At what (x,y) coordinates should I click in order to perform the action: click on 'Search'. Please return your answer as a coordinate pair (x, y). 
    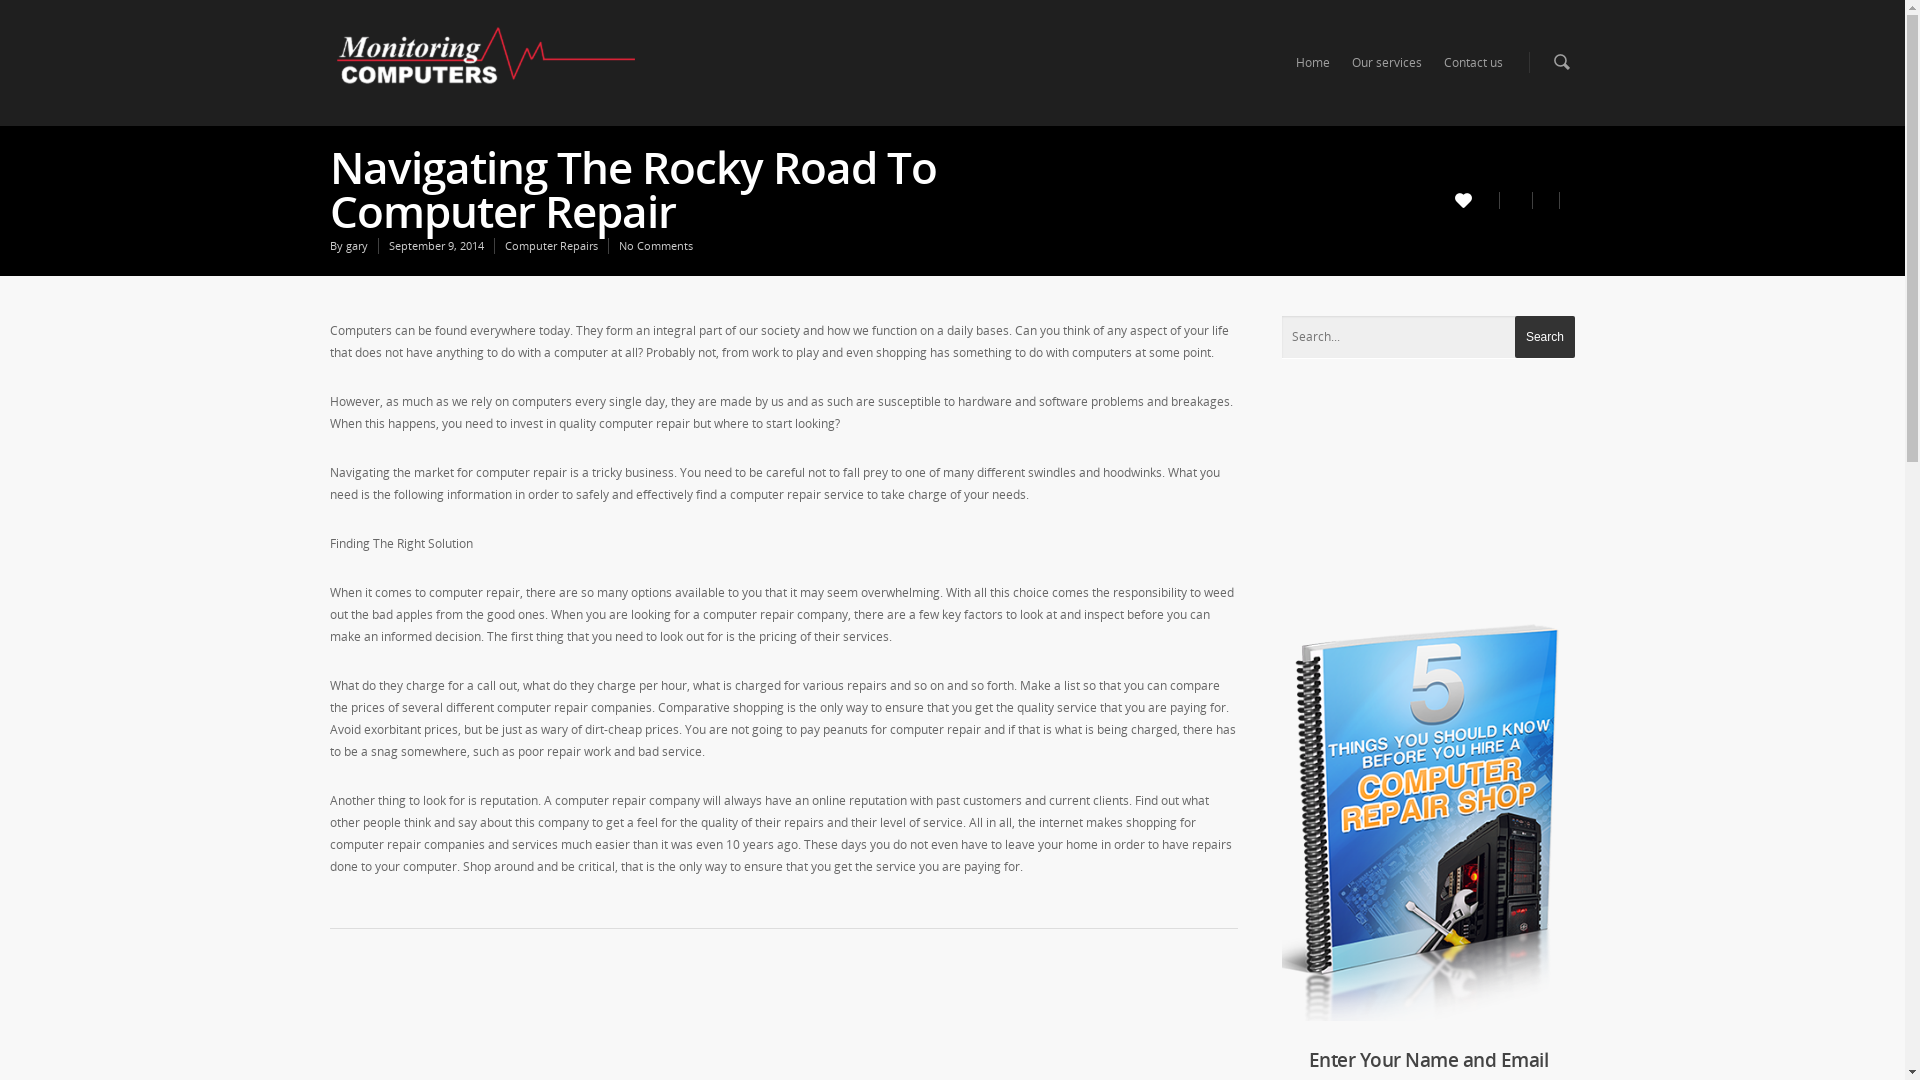
    Looking at the image, I should click on (1515, 335).